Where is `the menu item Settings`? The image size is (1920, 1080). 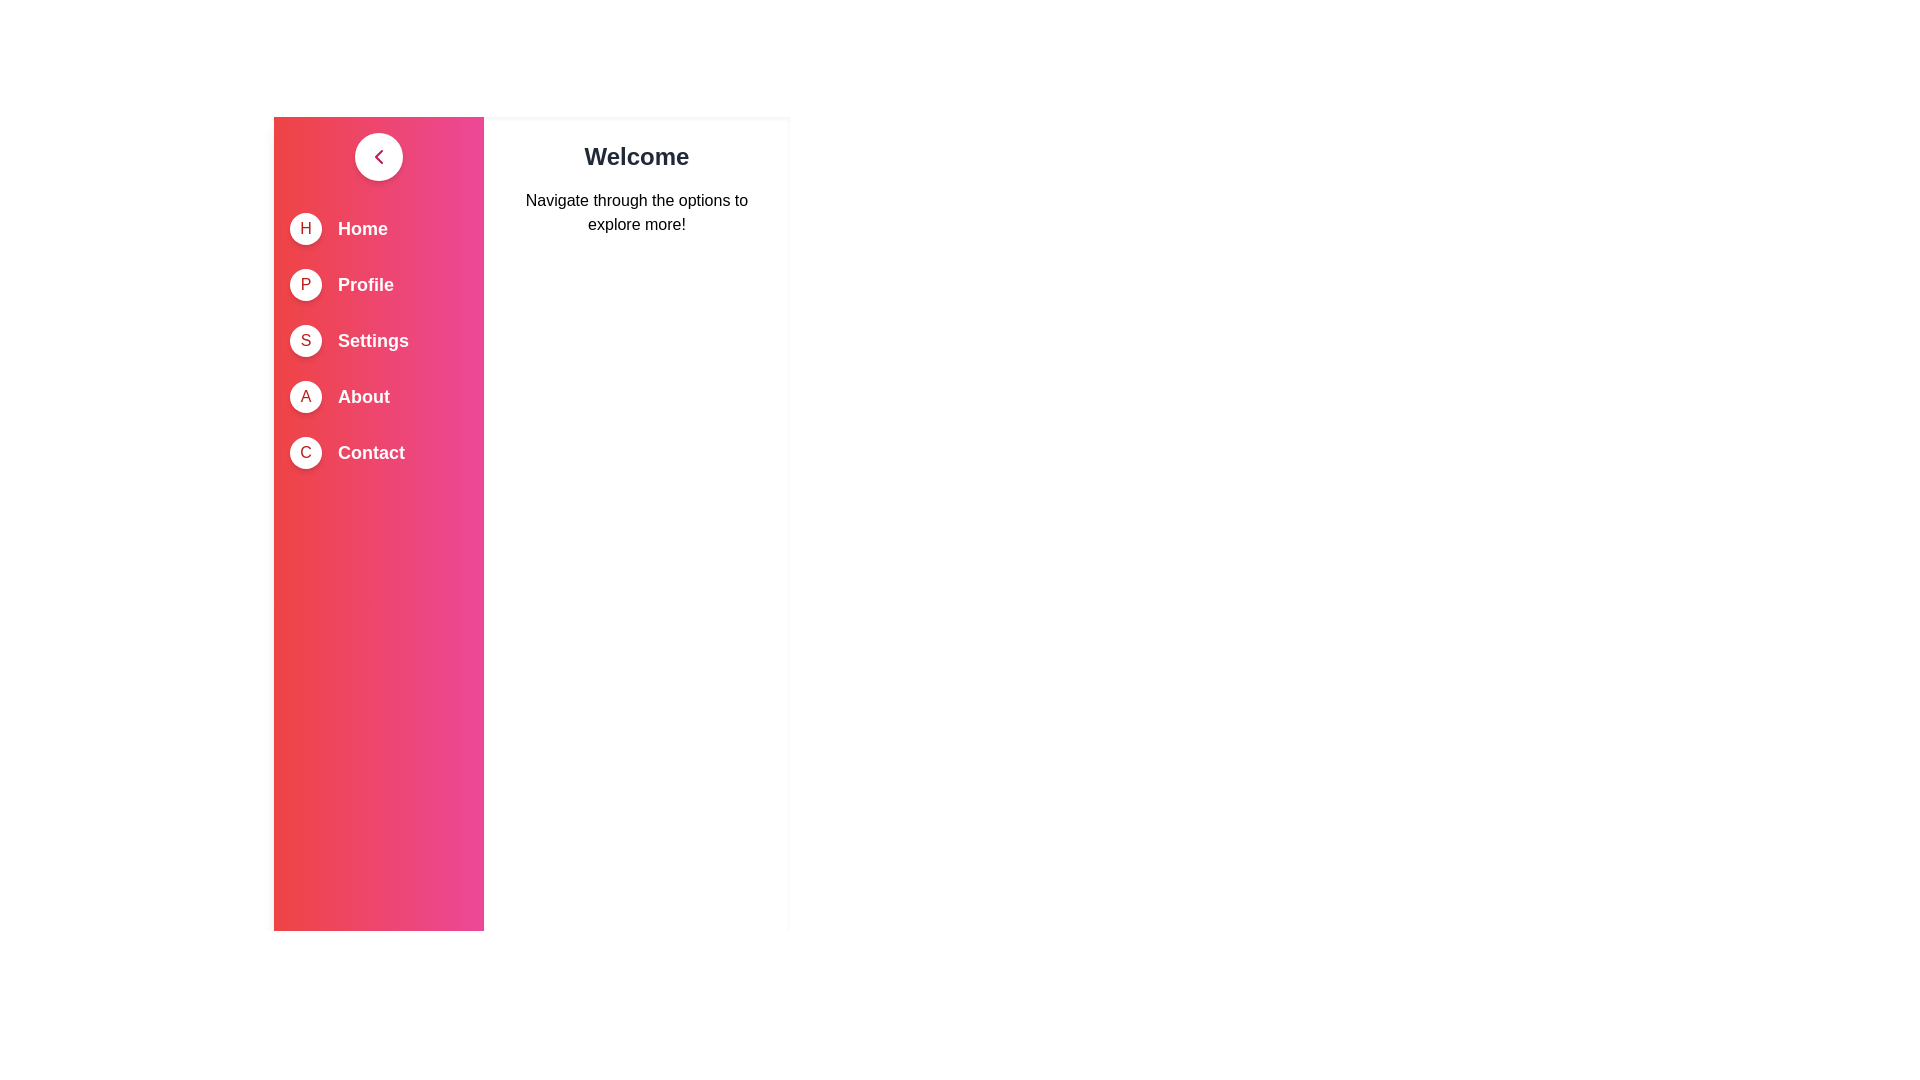
the menu item Settings is located at coordinates (373, 339).